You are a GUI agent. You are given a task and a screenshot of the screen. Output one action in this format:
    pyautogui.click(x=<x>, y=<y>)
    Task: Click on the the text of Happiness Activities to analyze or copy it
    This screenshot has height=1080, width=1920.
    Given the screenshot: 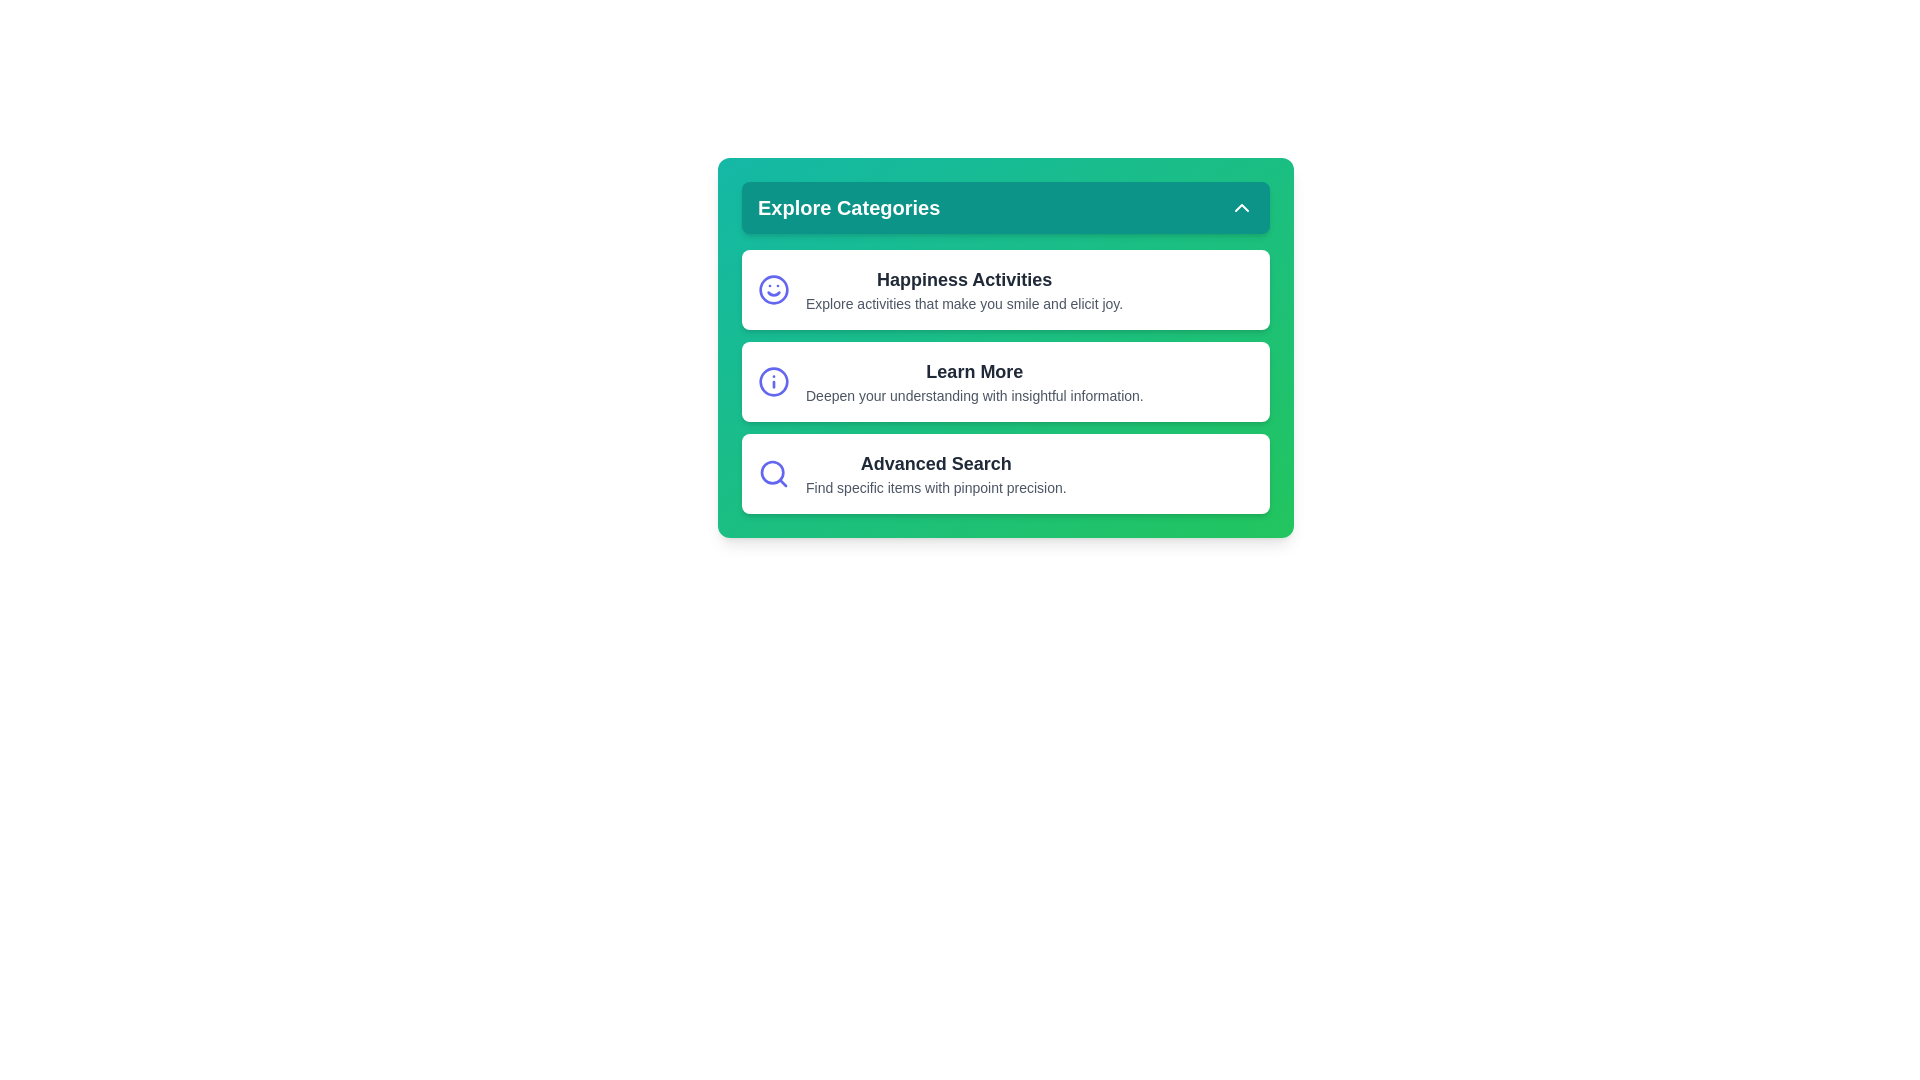 What is the action you would take?
    pyautogui.click(x=1006, y=289)
    